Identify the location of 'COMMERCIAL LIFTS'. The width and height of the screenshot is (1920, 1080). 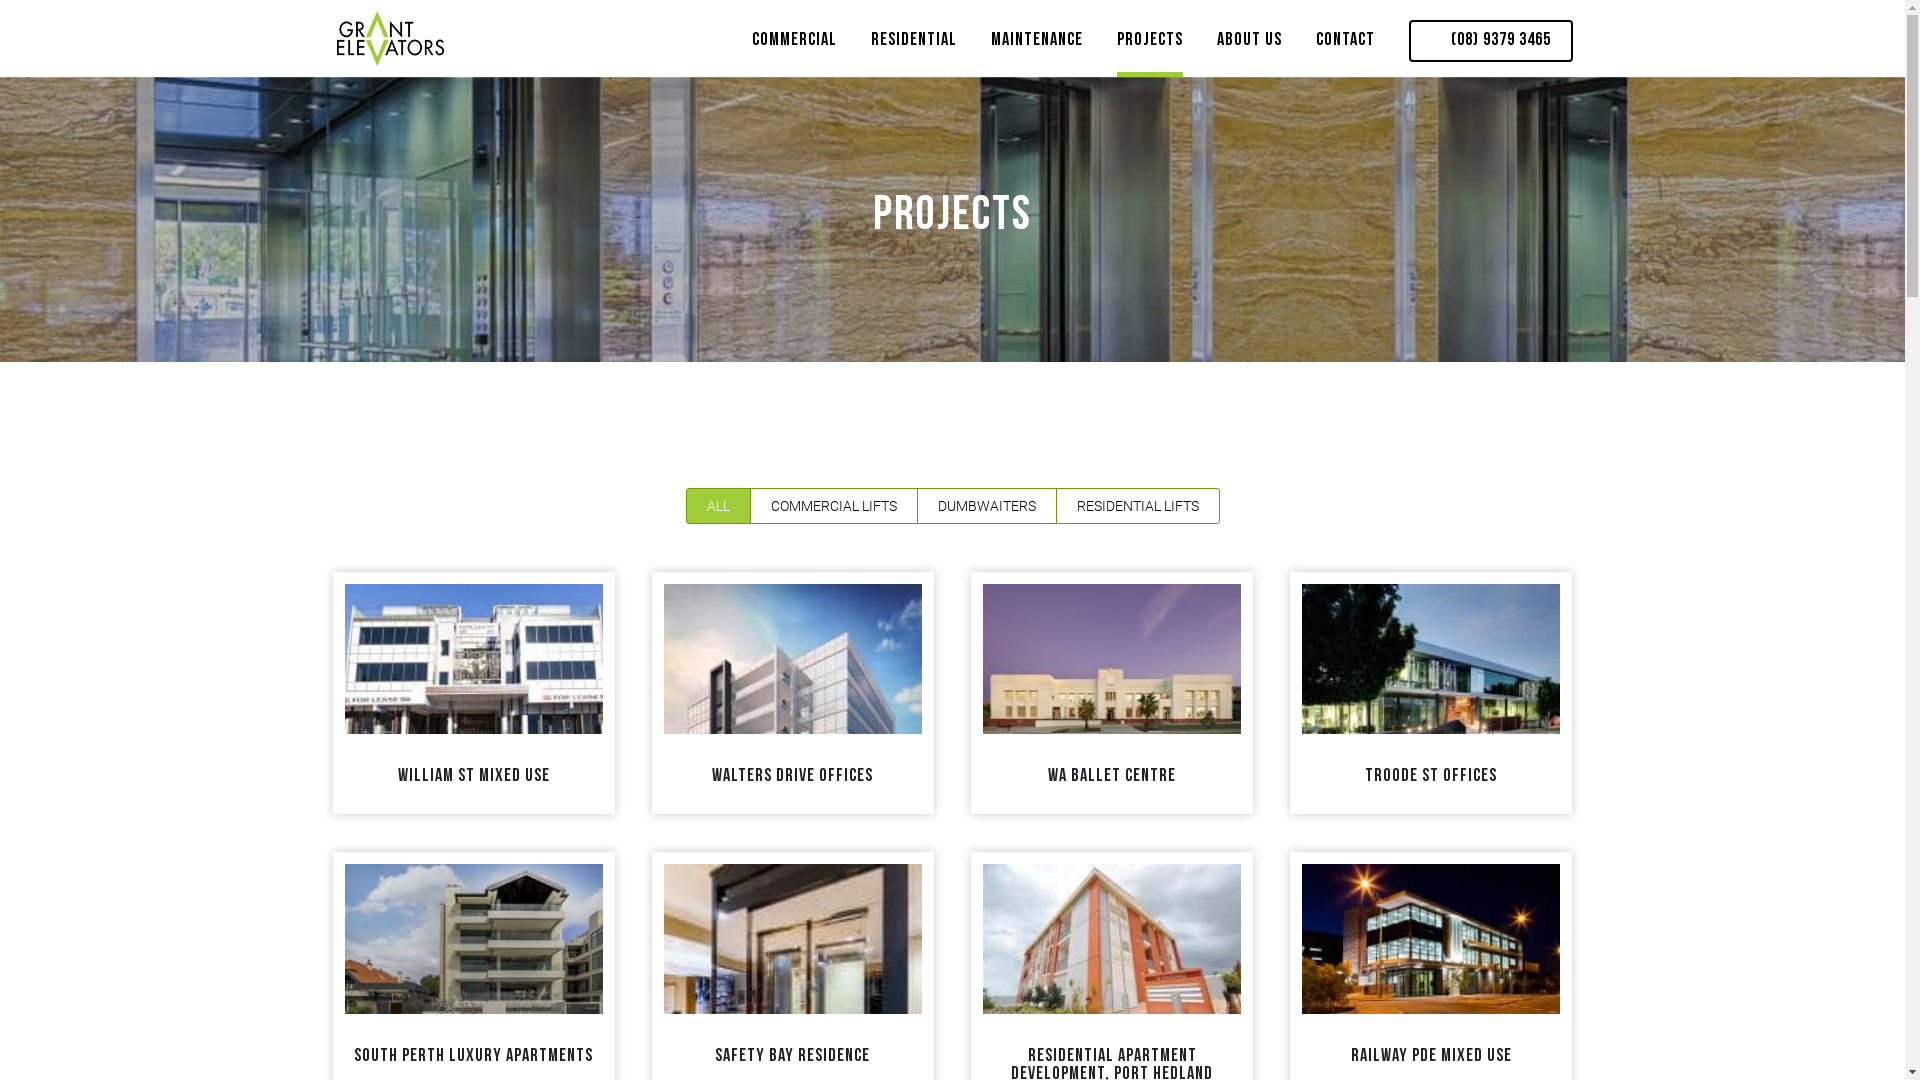
(748, 504).